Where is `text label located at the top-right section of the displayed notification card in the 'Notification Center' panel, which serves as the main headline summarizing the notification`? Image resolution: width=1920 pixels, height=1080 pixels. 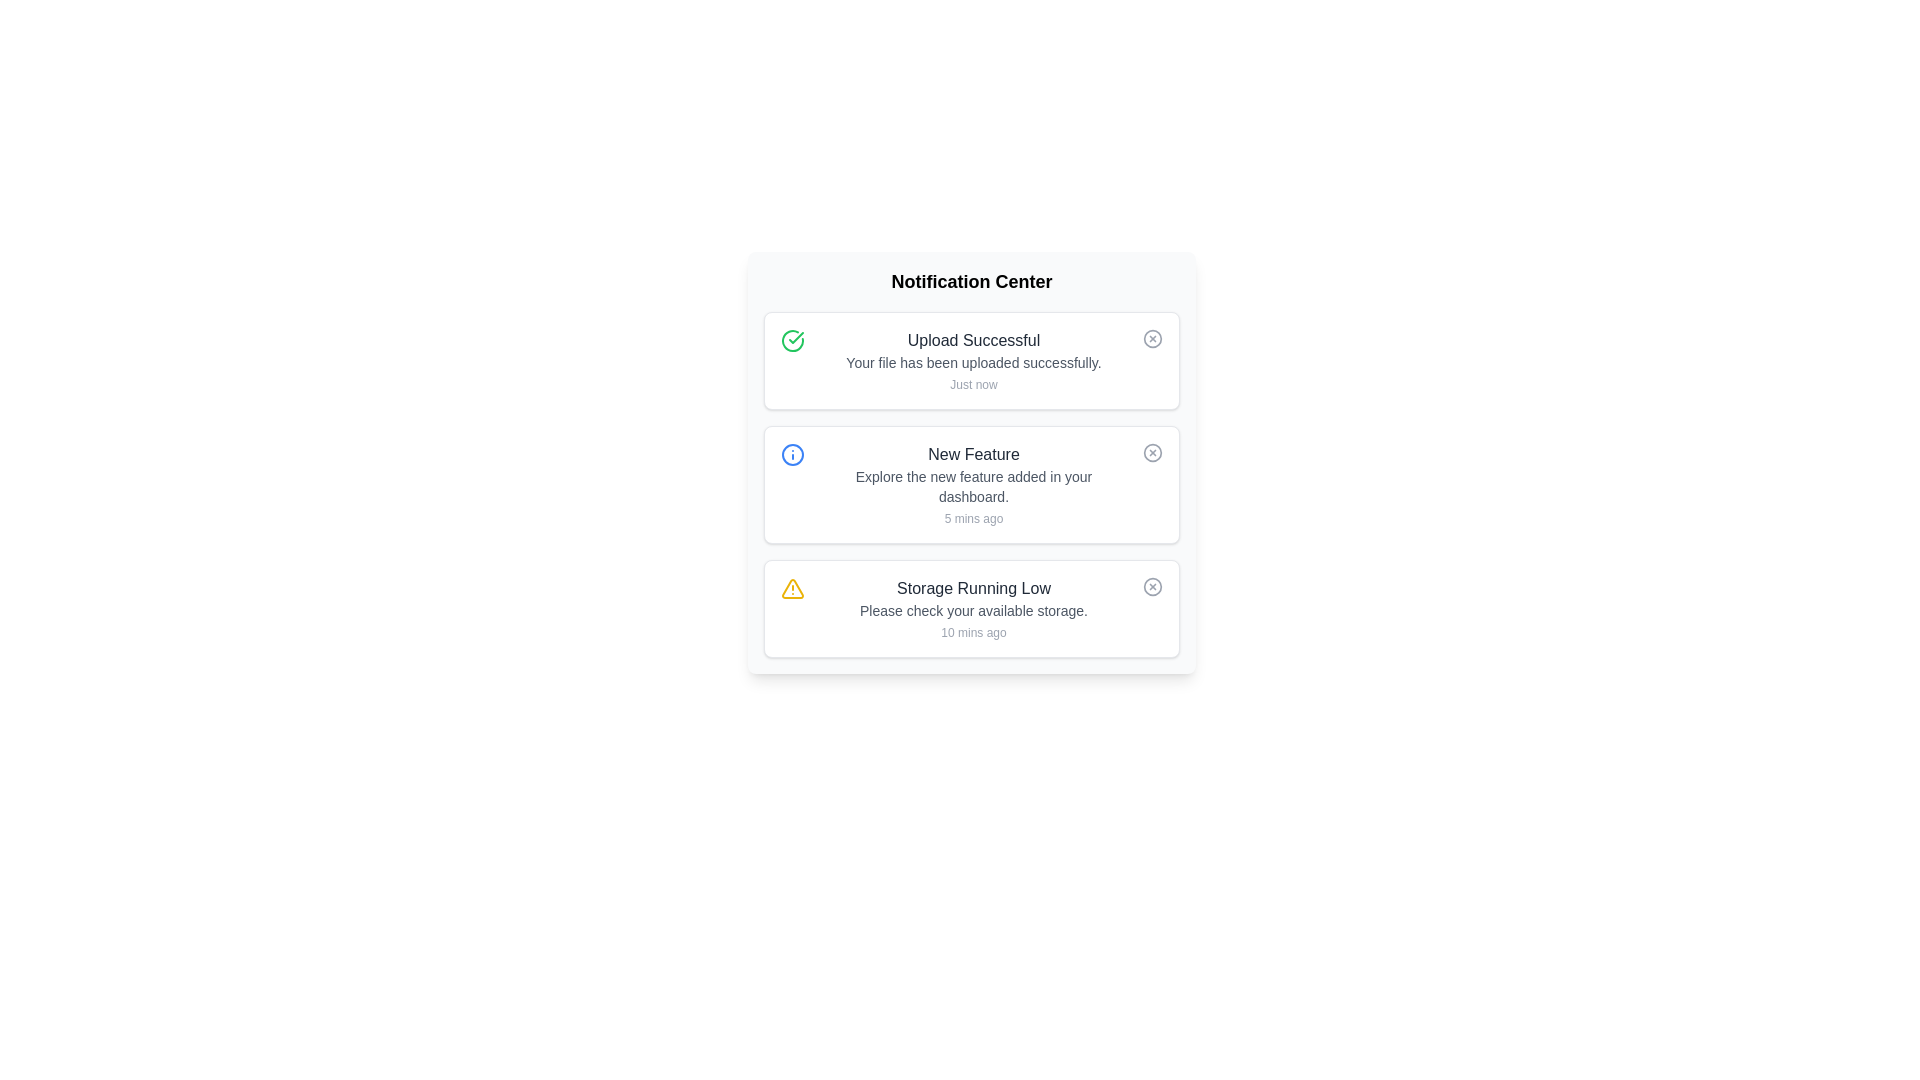
text label located at the top-right section of the displayed notification card in the 'Notification Center' panel, which serves as the main headline summarizing the notification is located at coordinates (974, 339).